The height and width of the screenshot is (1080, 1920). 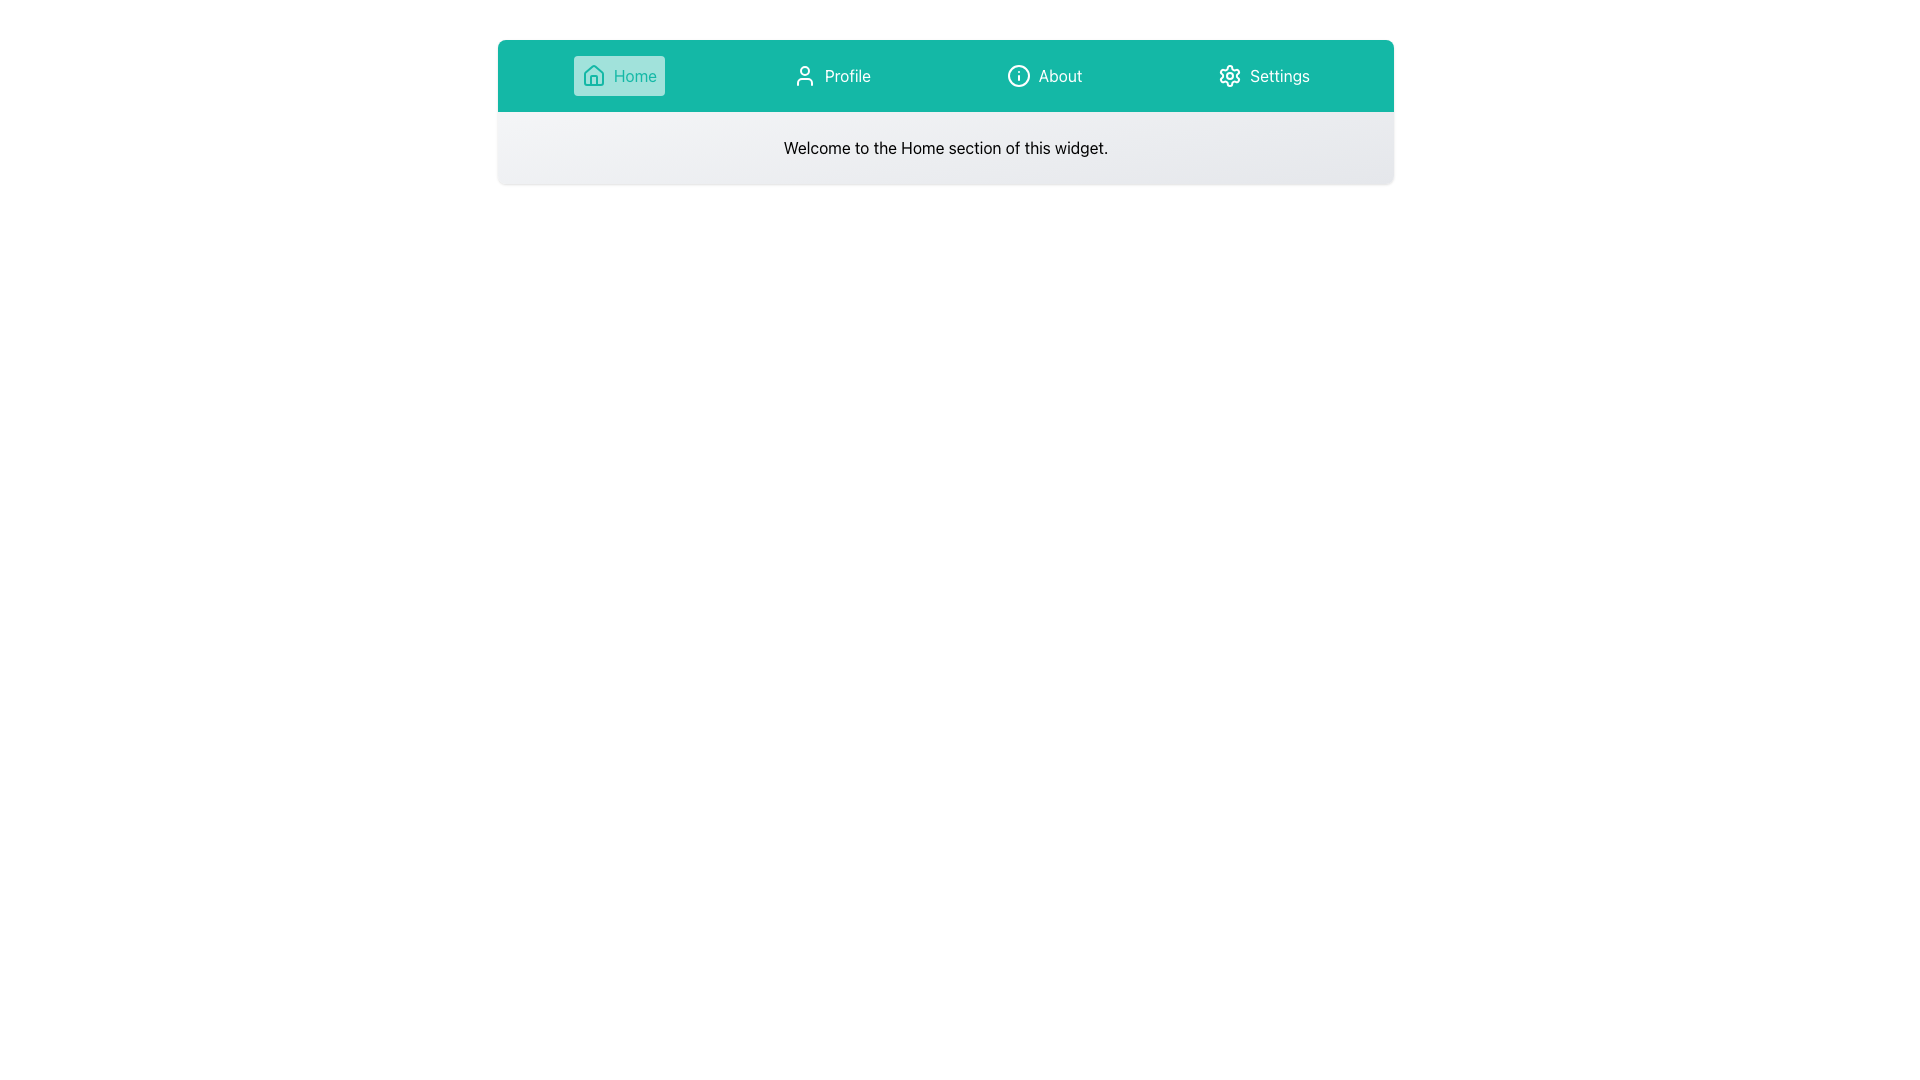 I want to click on the 'Settings' label, which is styled with a white font on a teal background and positioned, so click(x=1280, y=75).